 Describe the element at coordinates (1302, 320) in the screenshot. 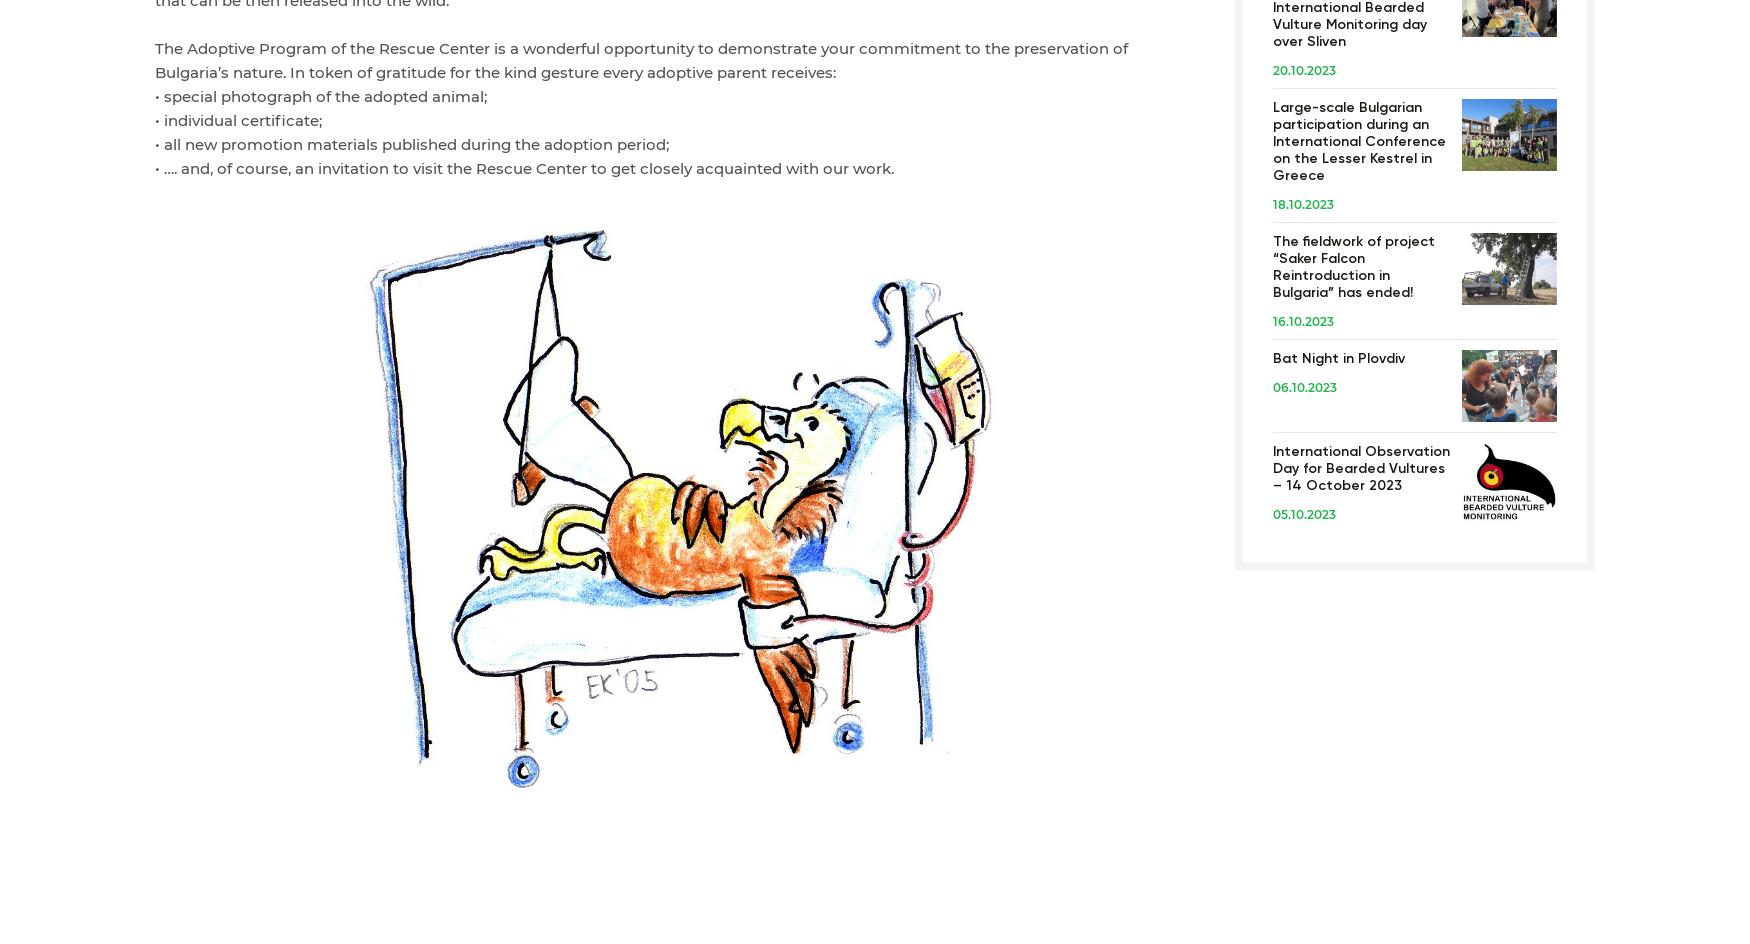

I see `'16.10.2023'` at that location.